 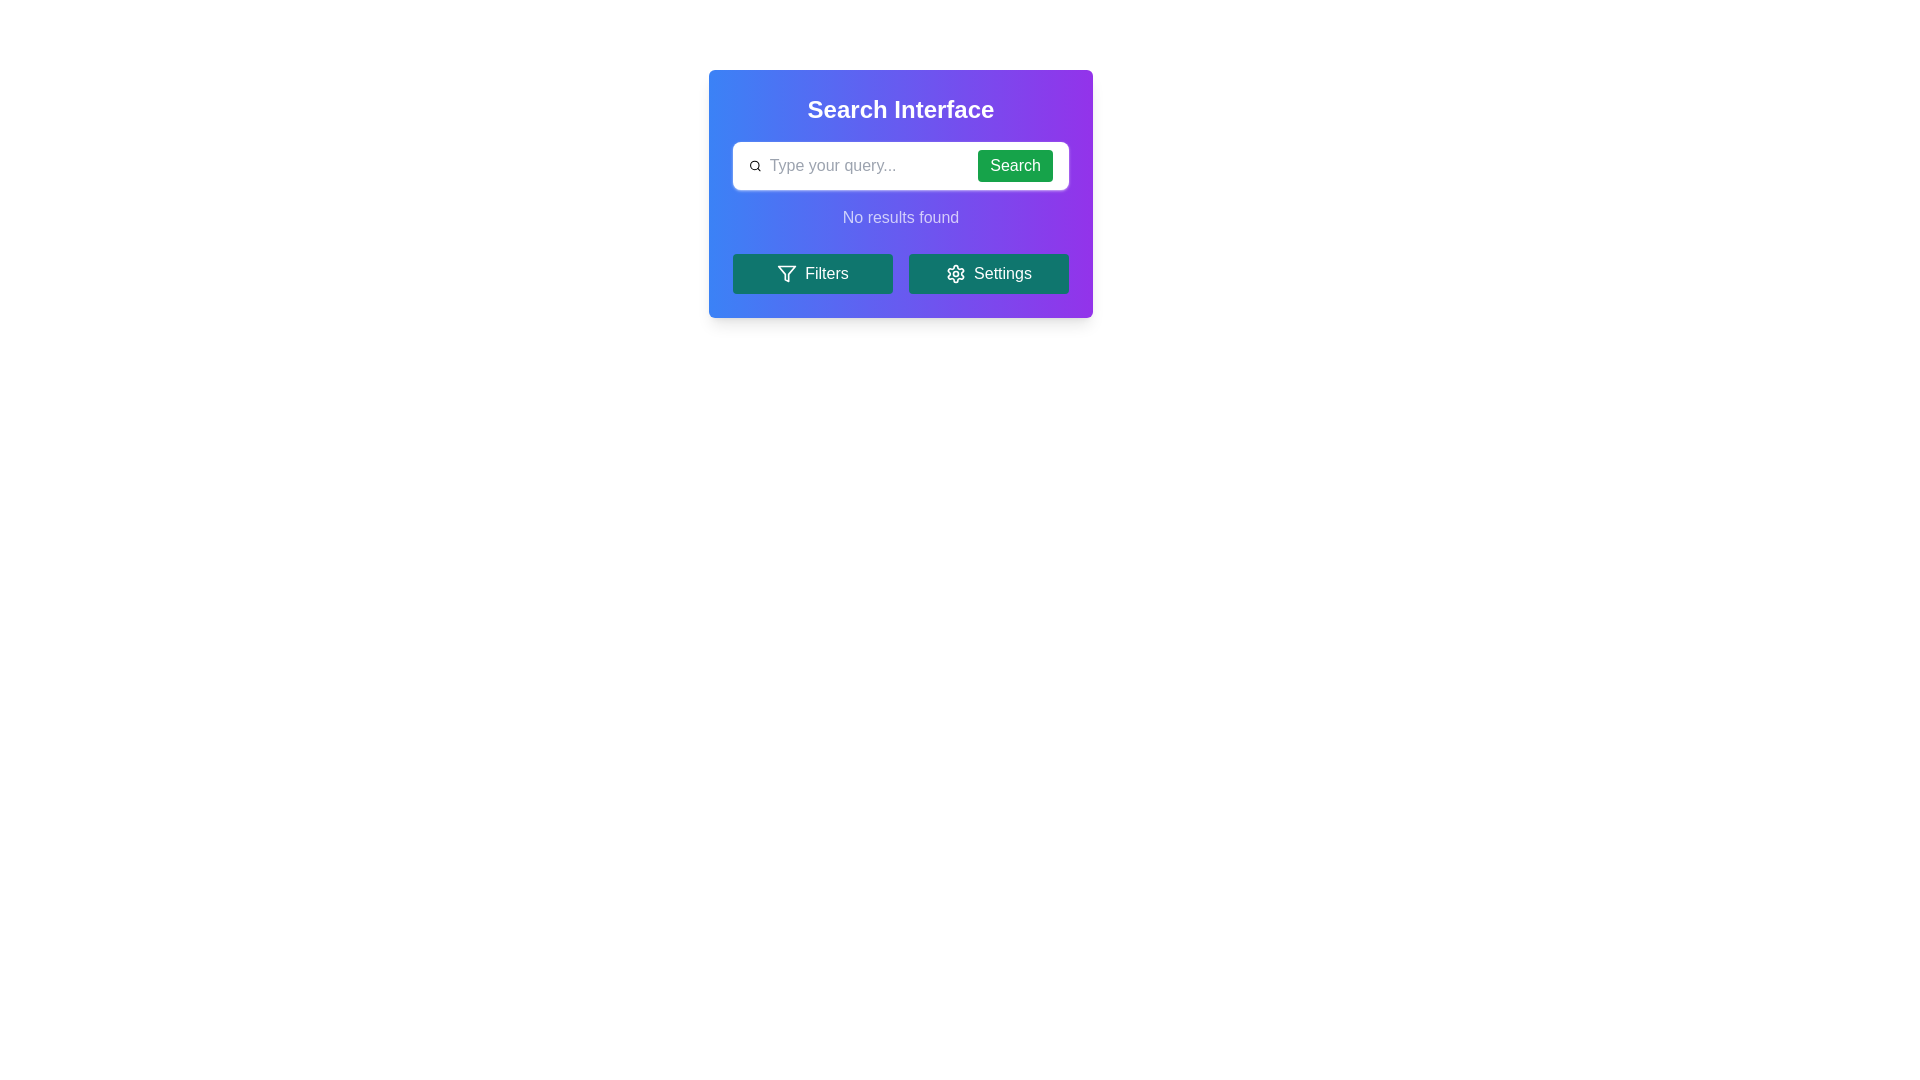 I want to click on the textual label displaying 'No results found' which is located beneath the search bar and above the 'Filters' and 'Settings' buttons, so click(x=900, y=218).